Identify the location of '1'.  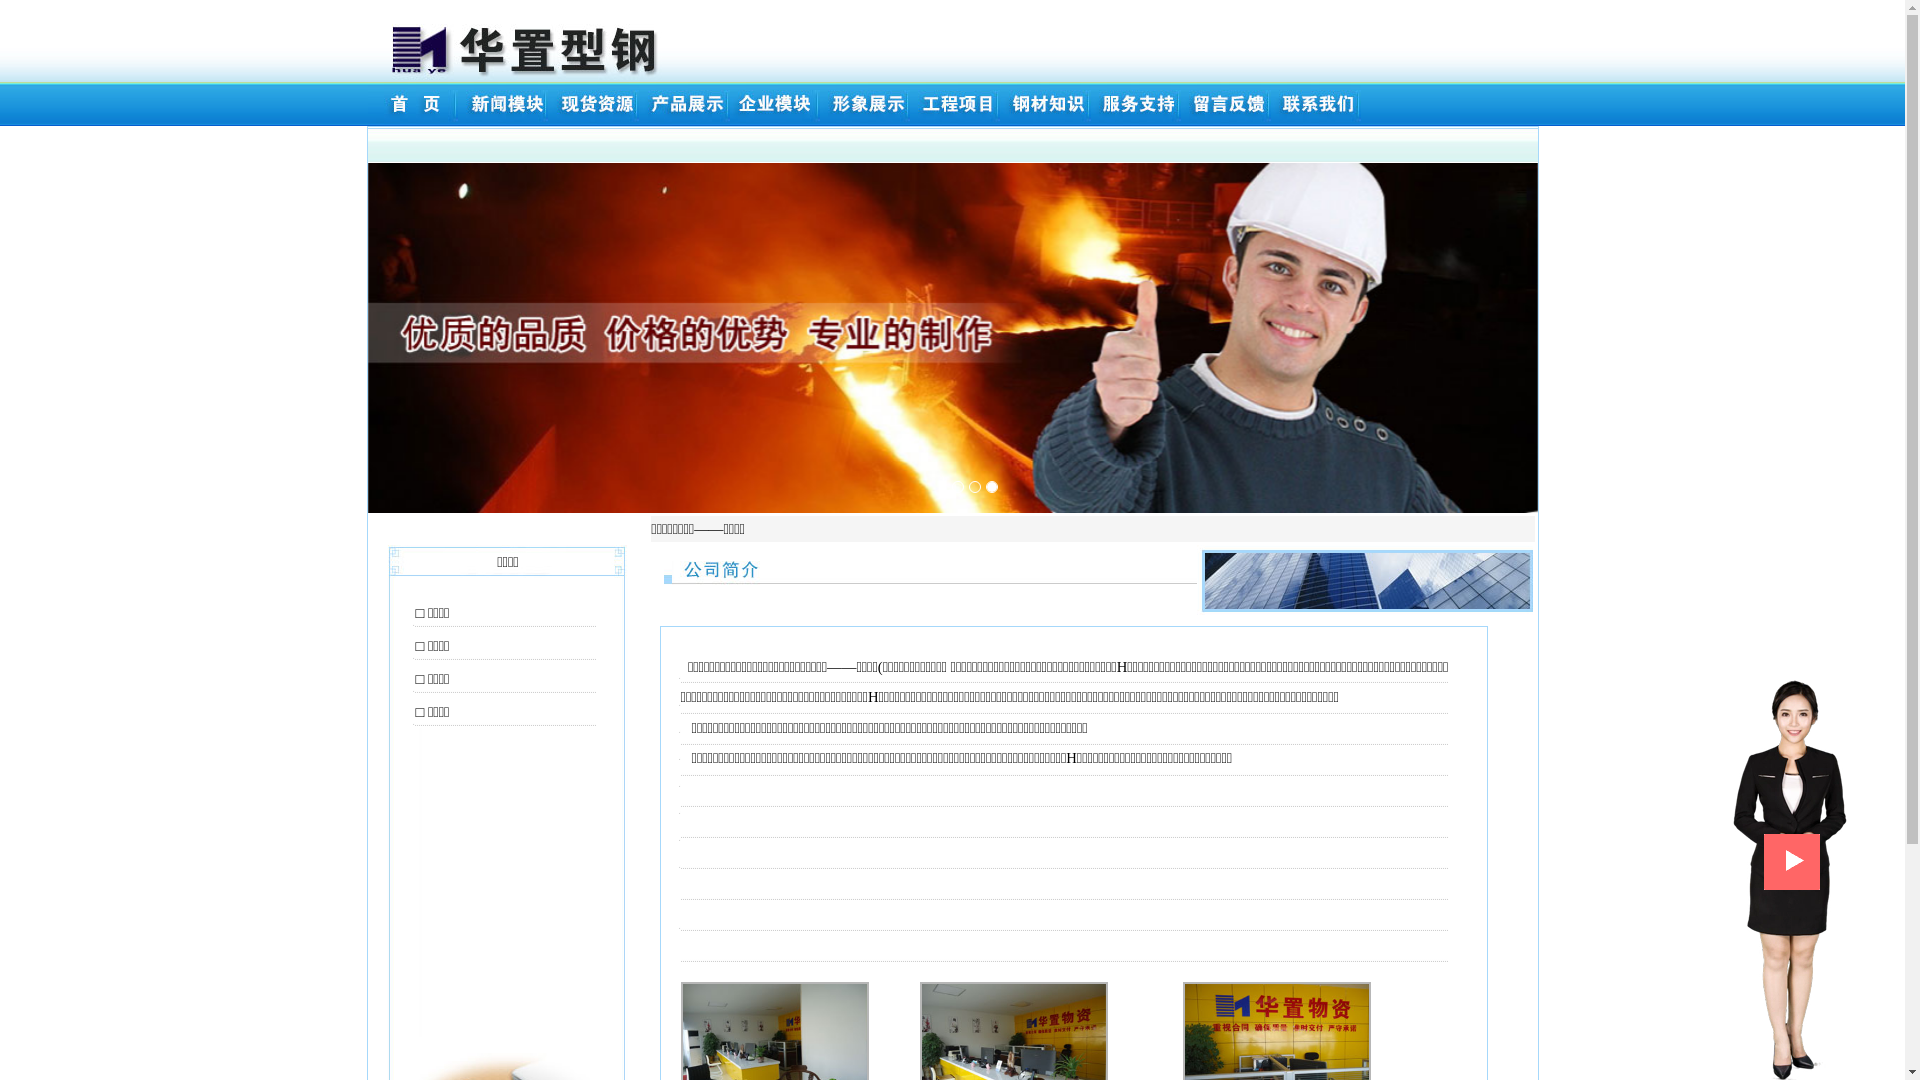
(957, 486).